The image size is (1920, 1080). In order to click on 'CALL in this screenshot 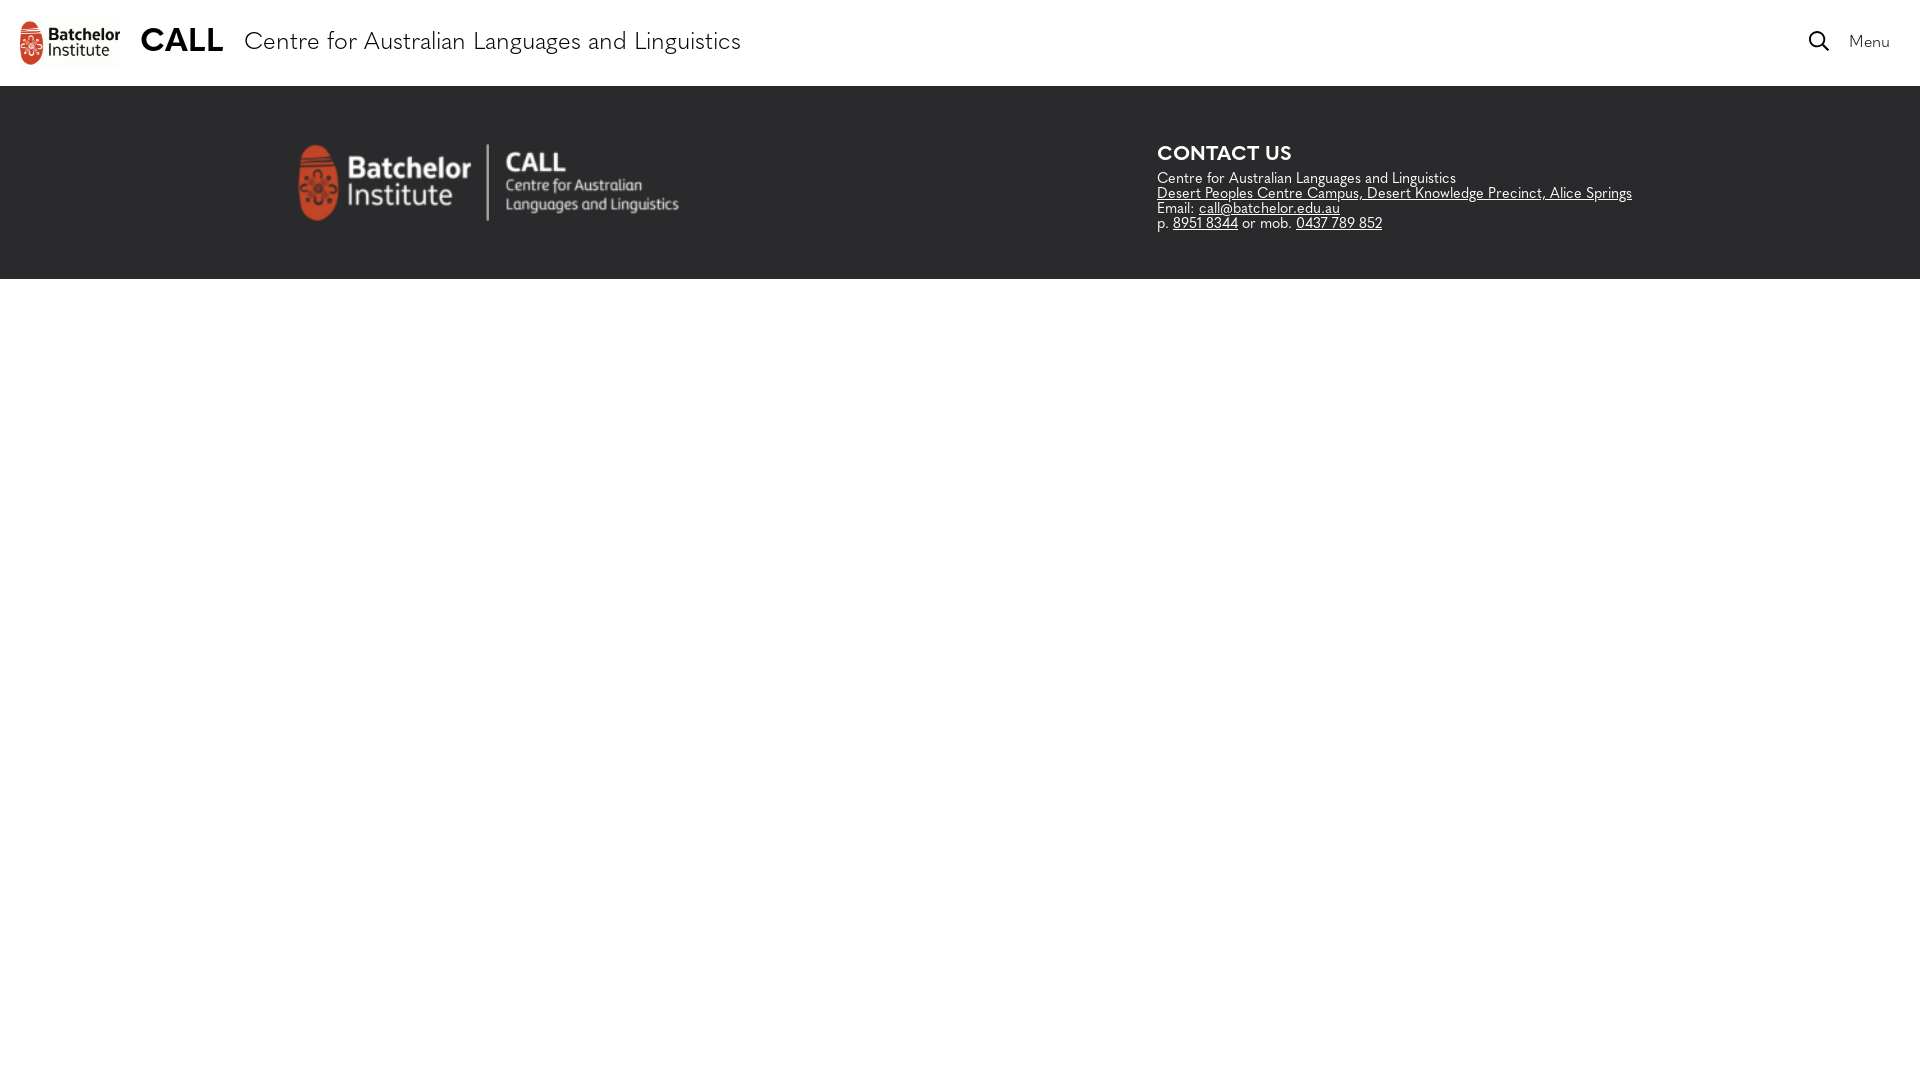, I will do `click(370, 43)`.